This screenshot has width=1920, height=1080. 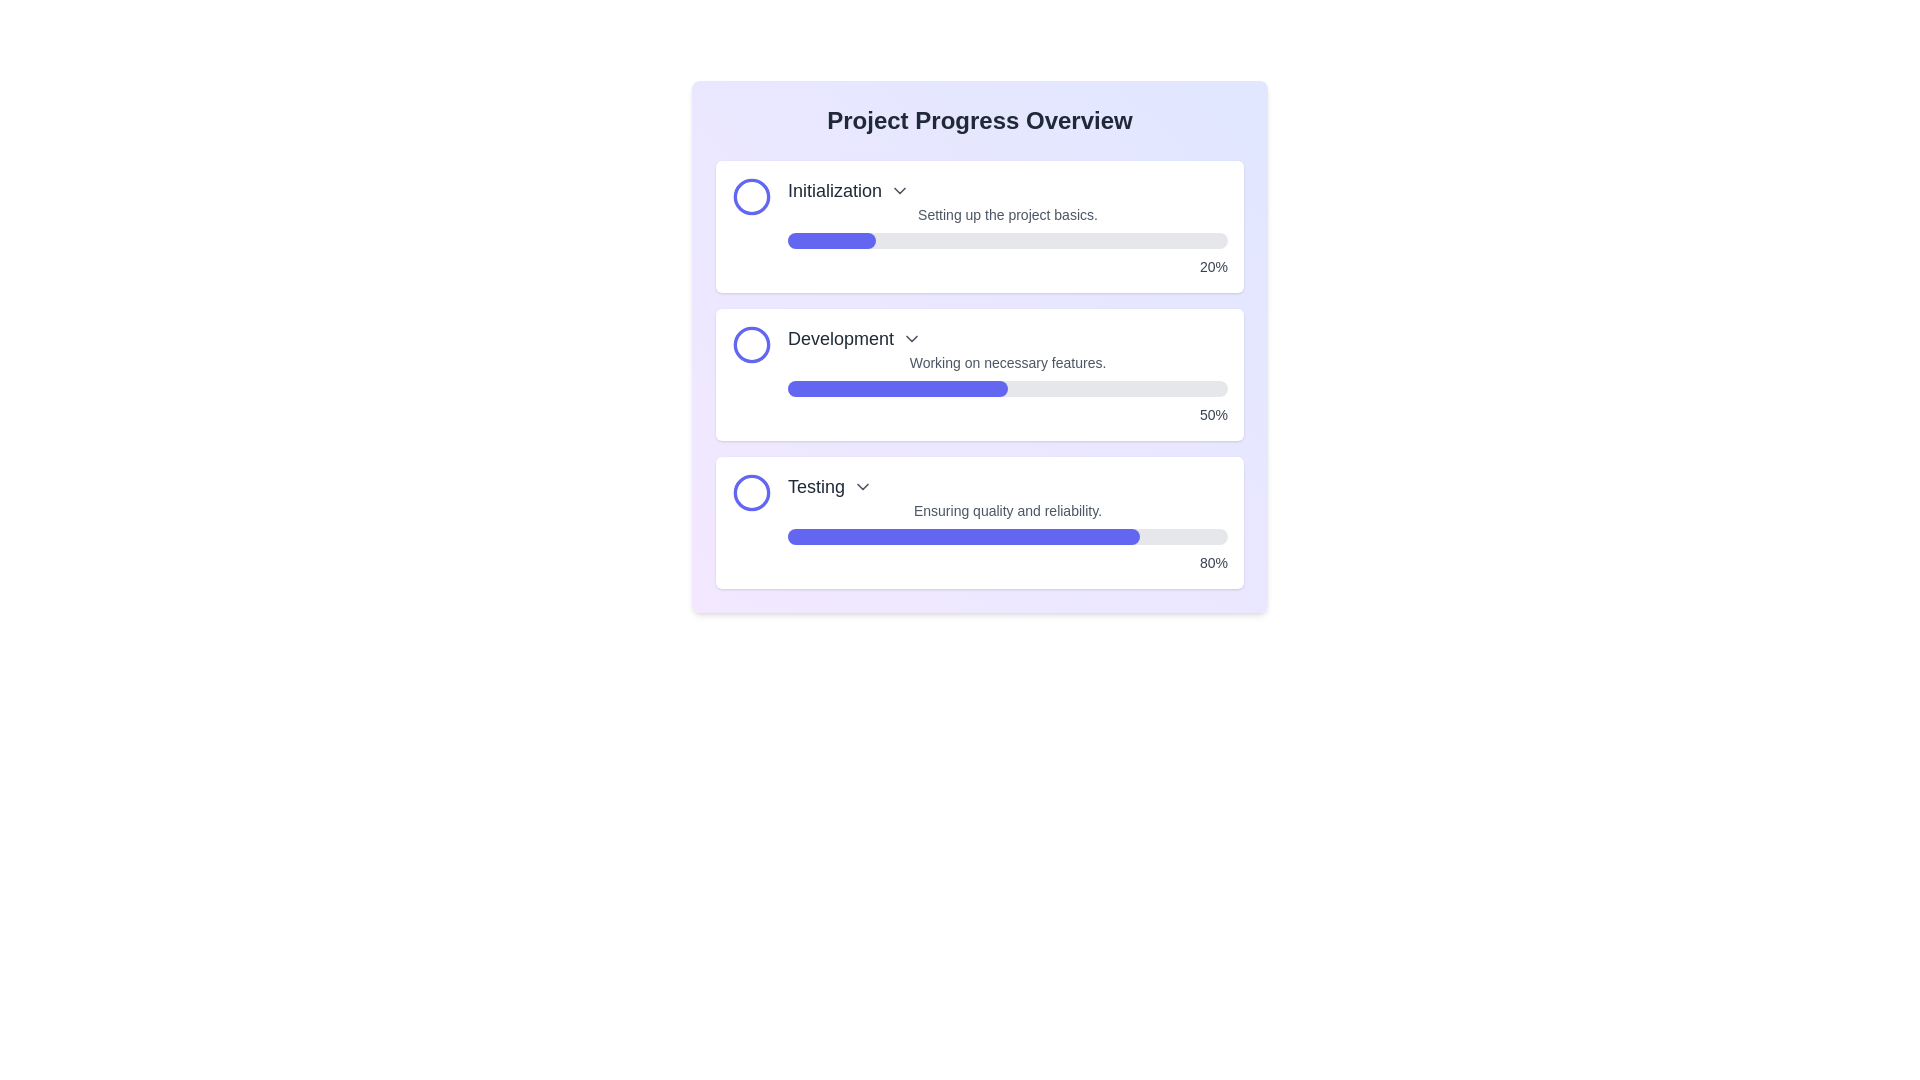 I want to click on the horizontal progress bar indicating 20% progress within the 'Initialization' section of the progress overview panel, so click(x=831, y=239).